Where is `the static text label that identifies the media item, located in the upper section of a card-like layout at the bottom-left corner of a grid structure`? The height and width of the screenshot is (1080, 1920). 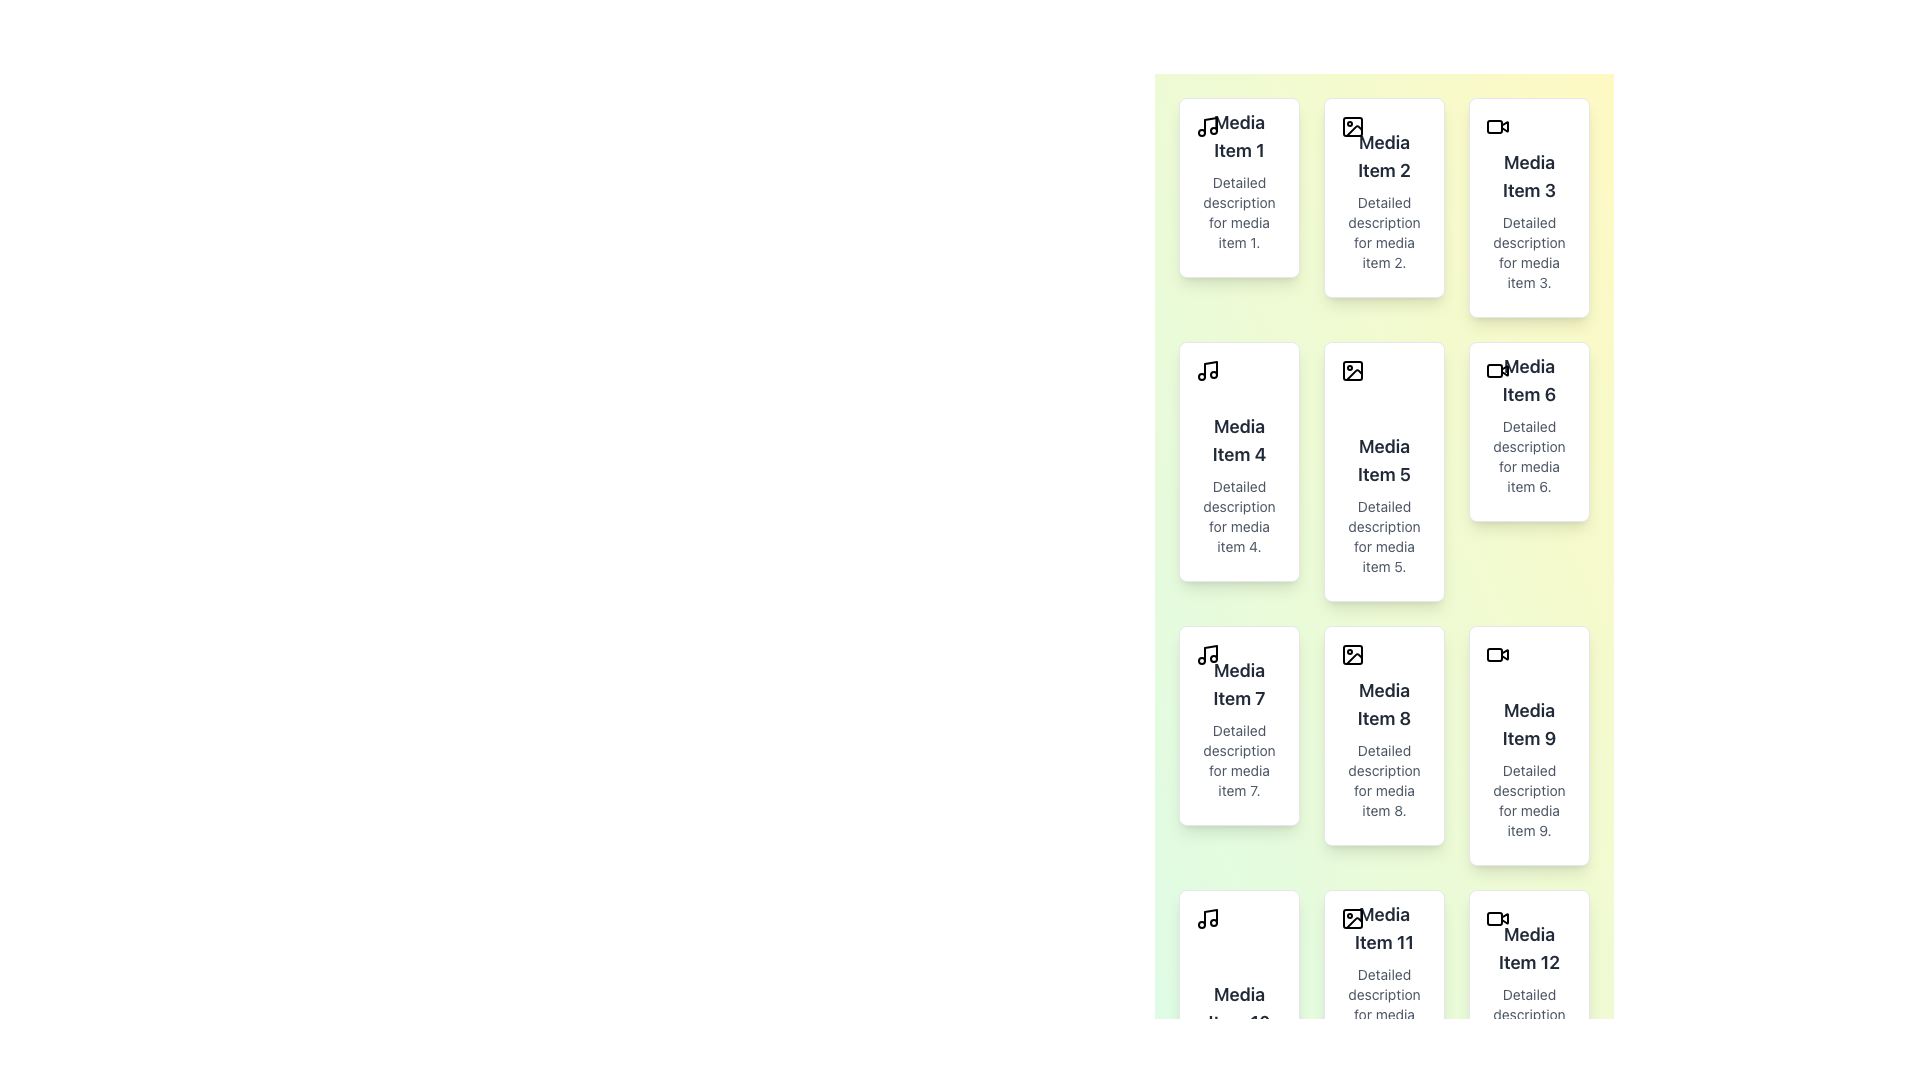 the static text label that identifies the media item, located in the upper section of a card-like layout at the bottom-left corner of a grid structure is located at coordinates (1238, 1009).